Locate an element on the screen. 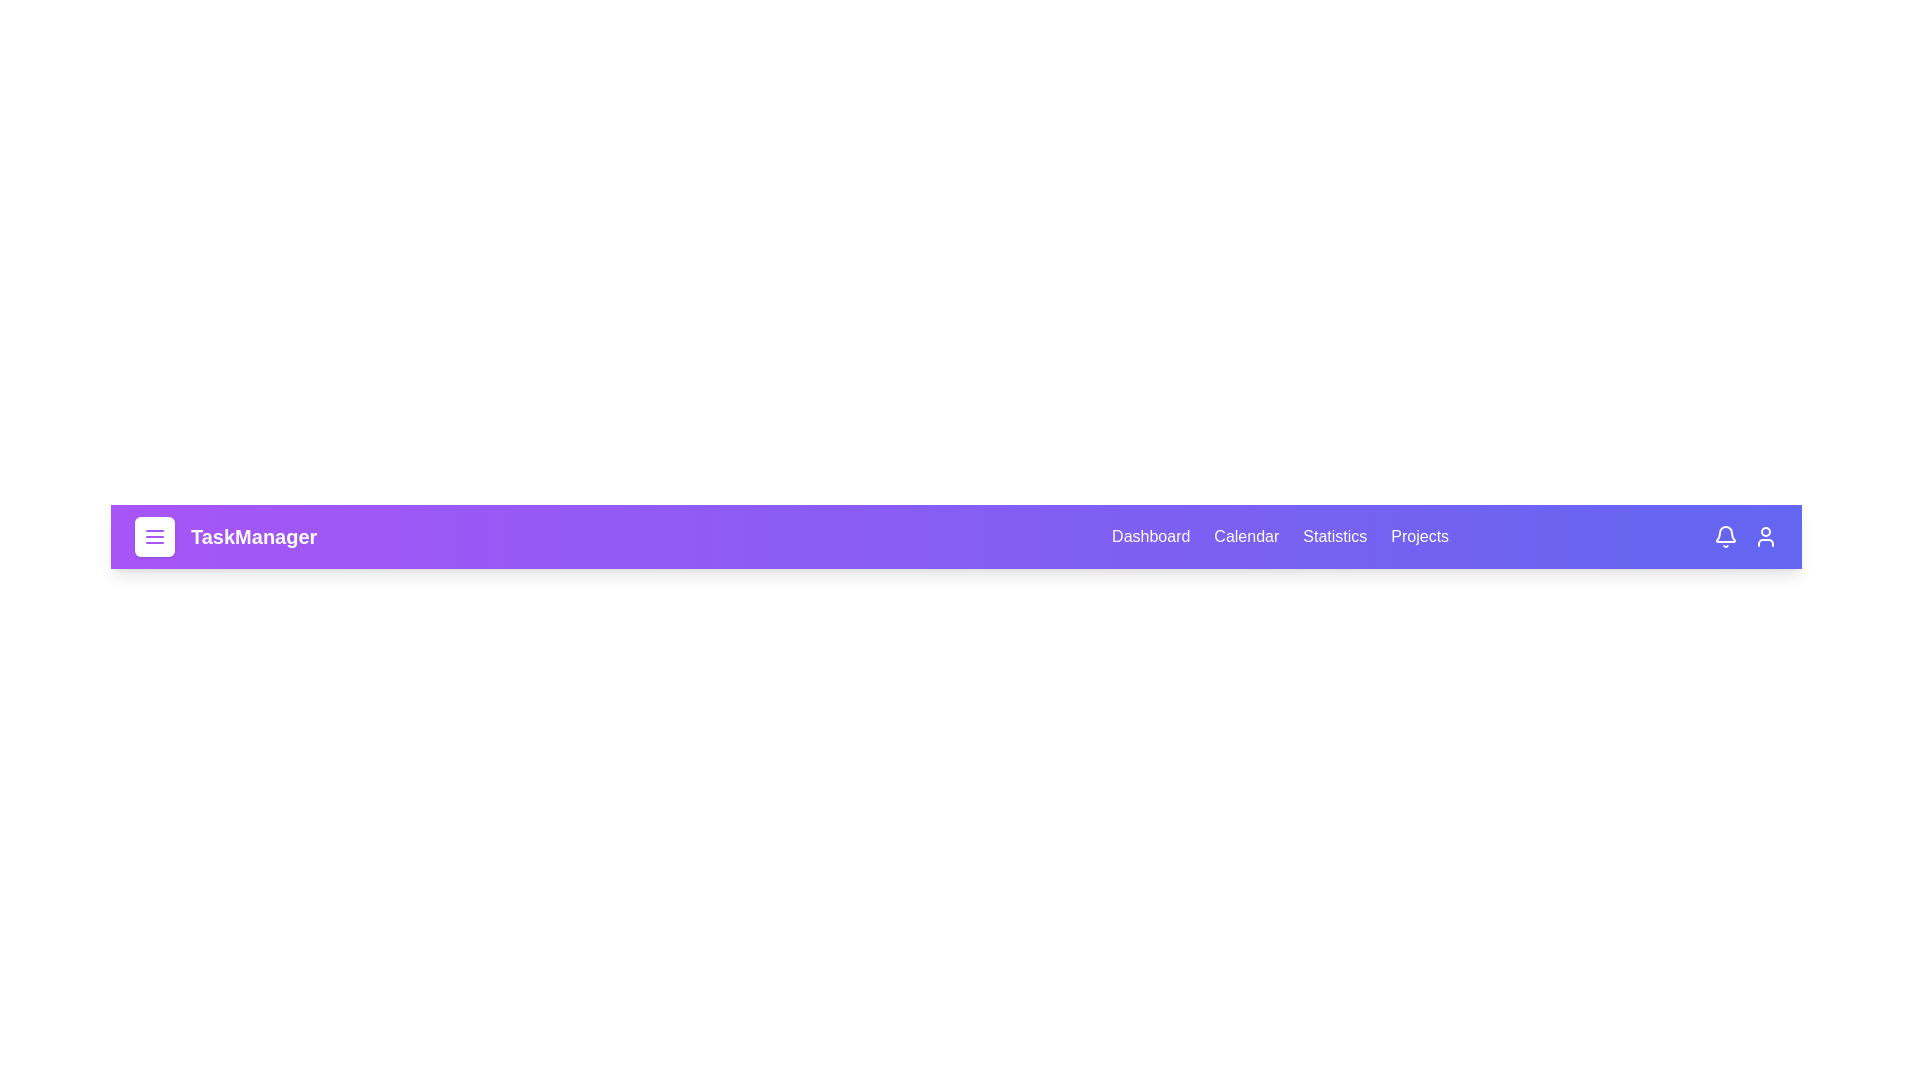 This screenshot has width=1920, height=1080. the Projects tab to navigate to the respective section is located at coordinates (1419, 535).